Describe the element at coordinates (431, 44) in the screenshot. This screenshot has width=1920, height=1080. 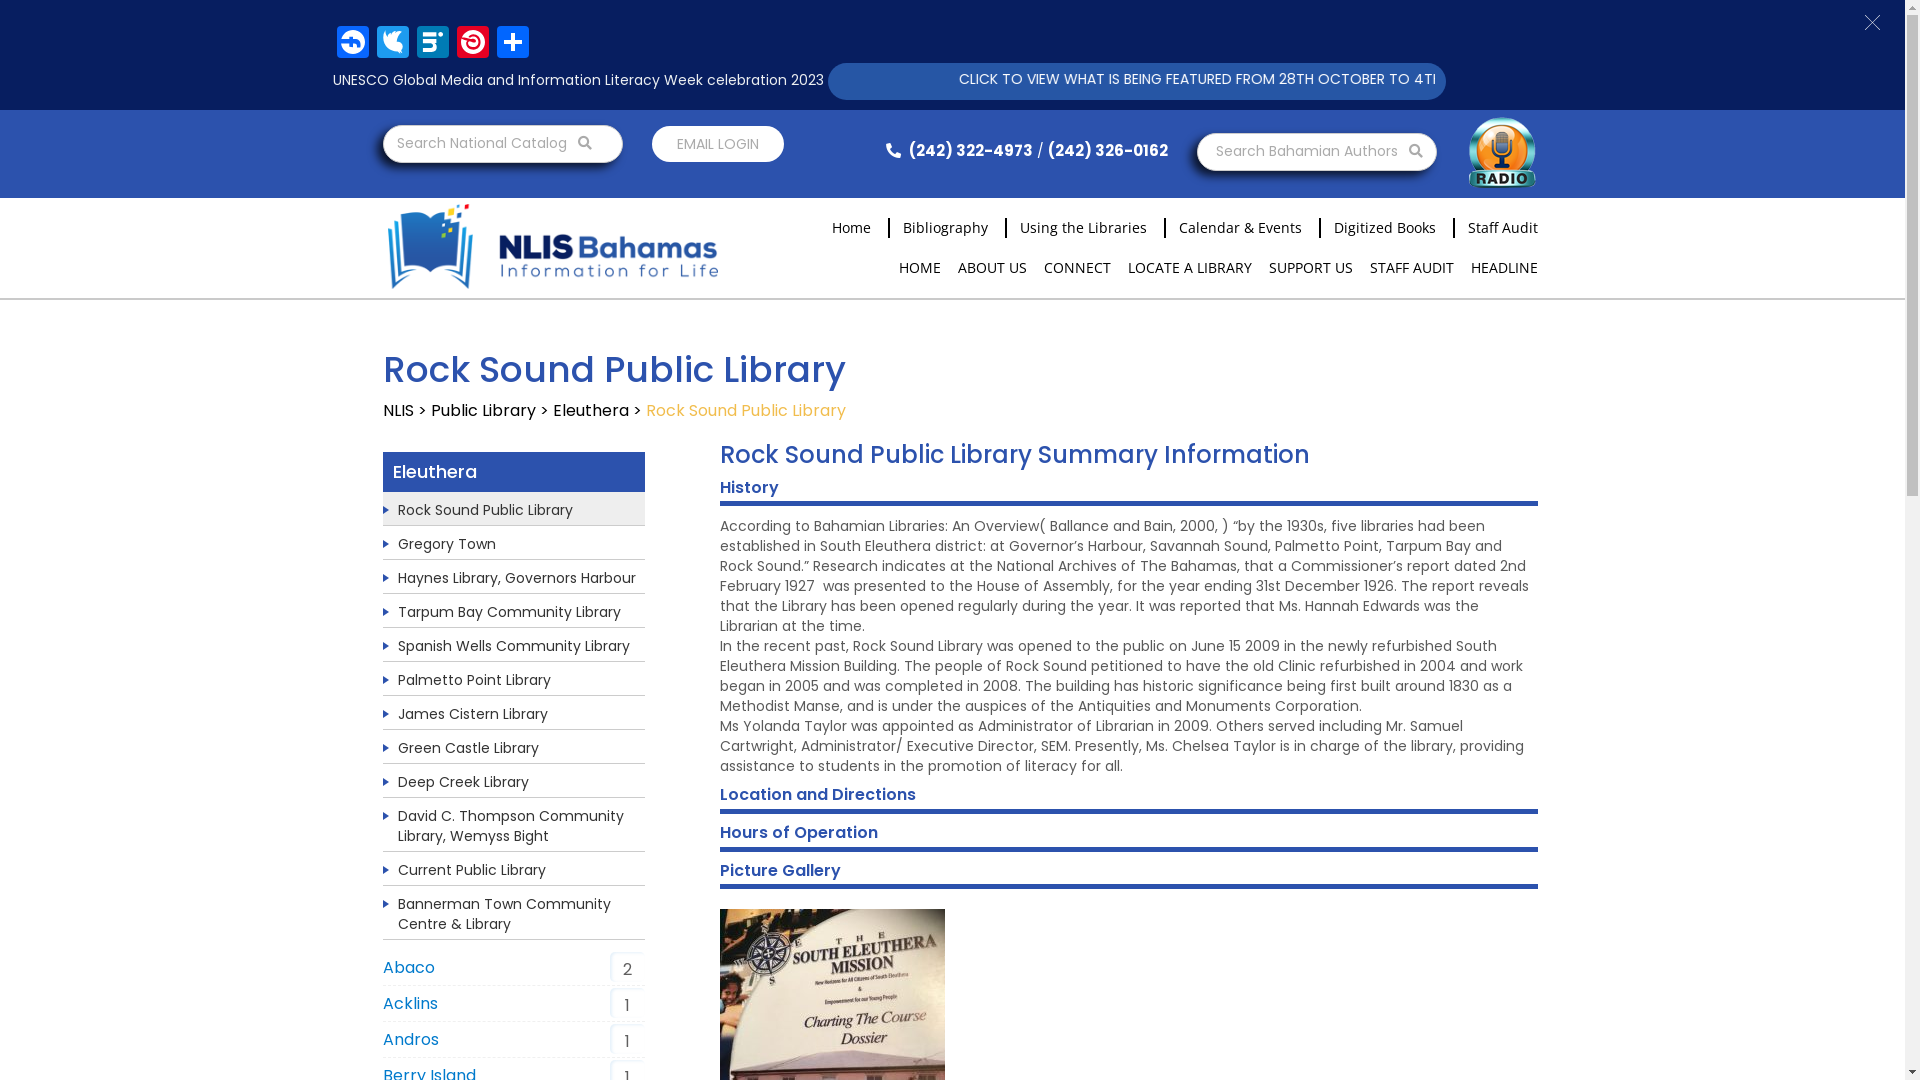
I see `'LinkedIn'` at that location.